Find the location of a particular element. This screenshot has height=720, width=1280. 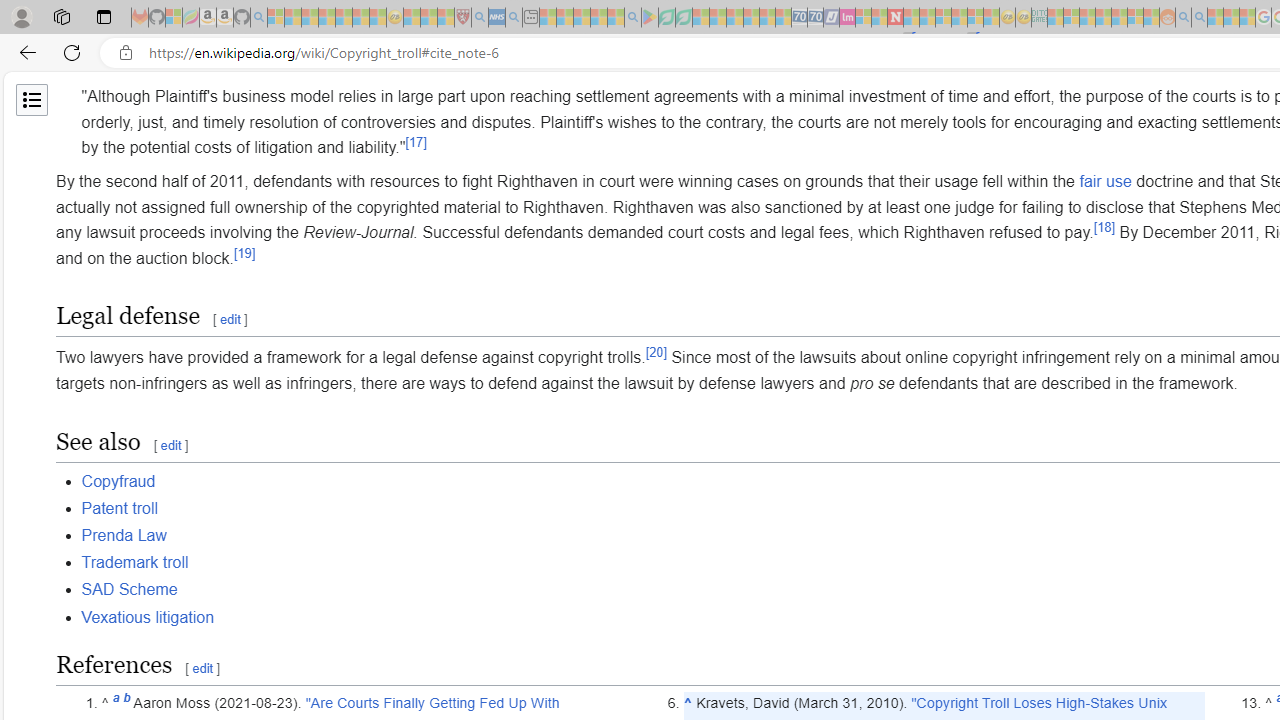

'The Weather Channel - MSN - Sleeping' is located at coordinates (308, 17).